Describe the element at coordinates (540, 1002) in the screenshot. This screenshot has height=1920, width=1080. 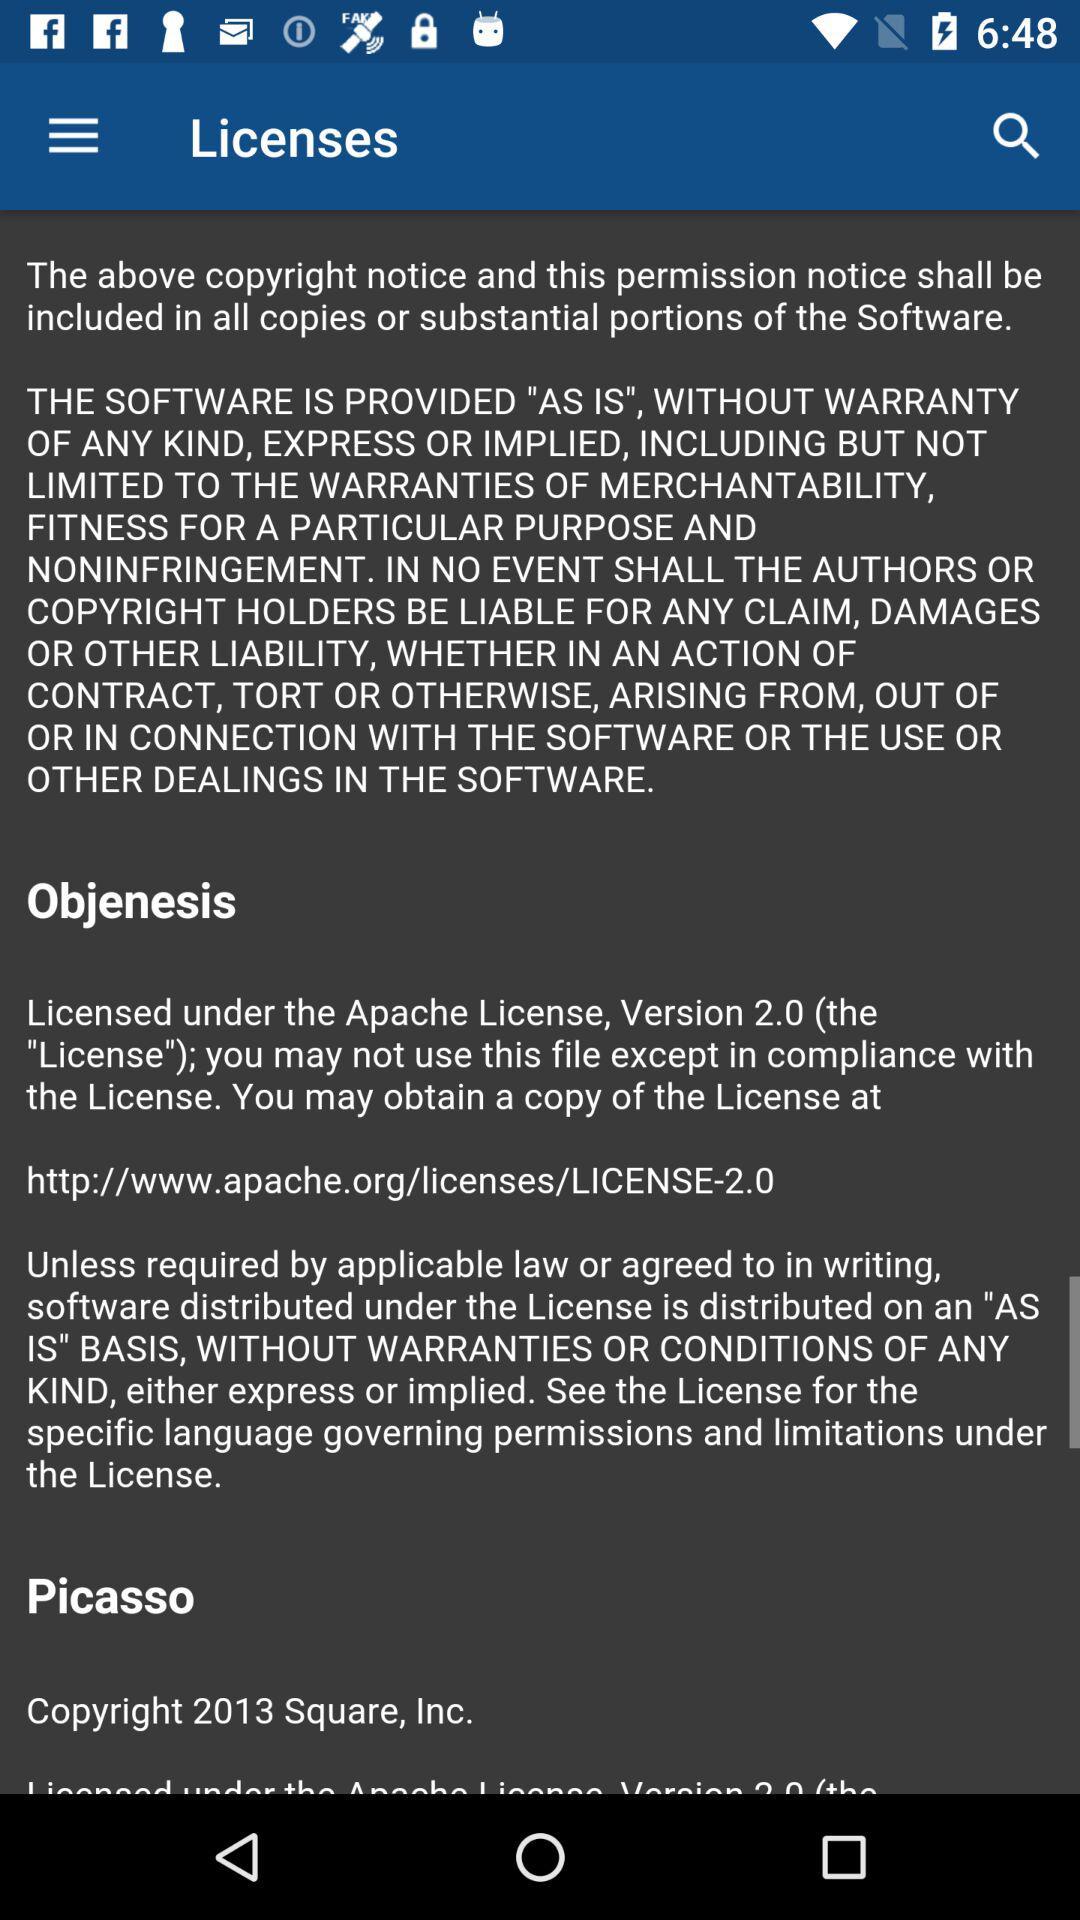
I see `files` at that location.